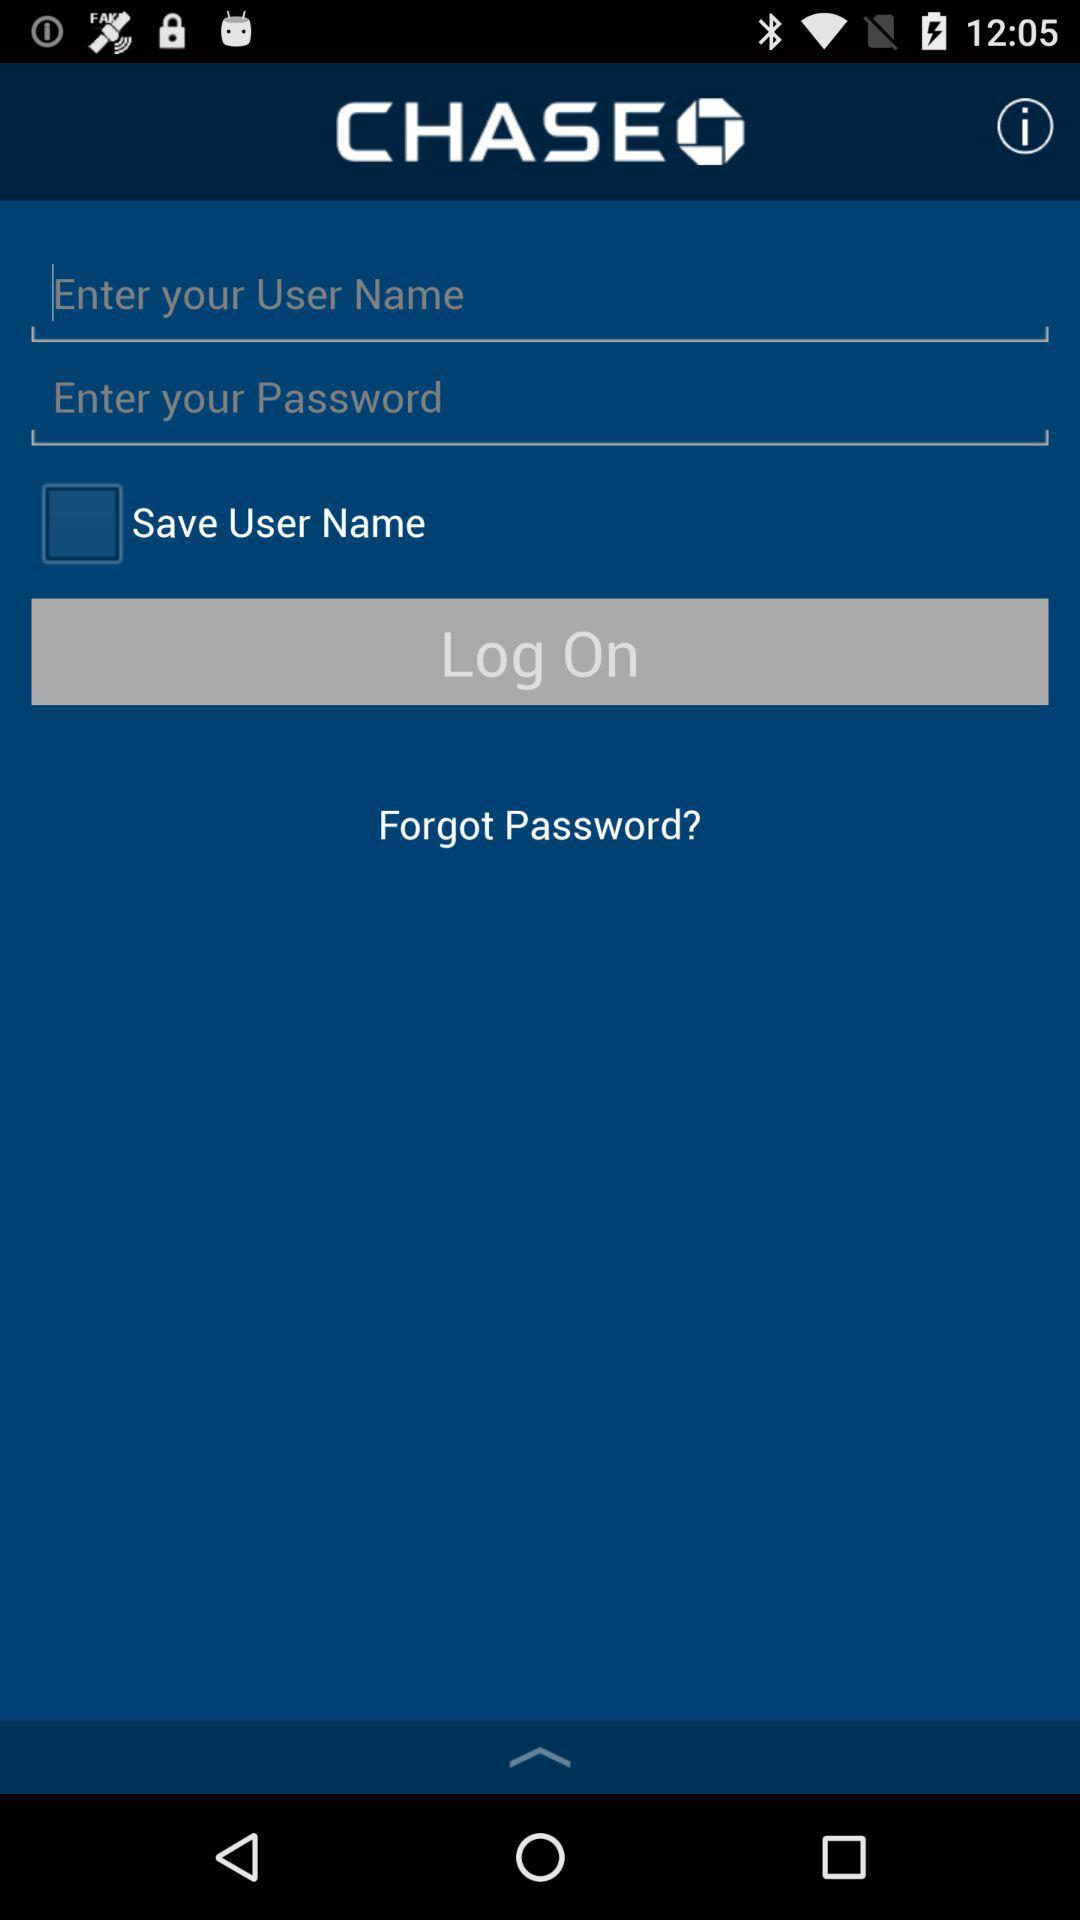  Describe the element at coordinates (80, 522) in the screenshot. I see `user name` at that location.